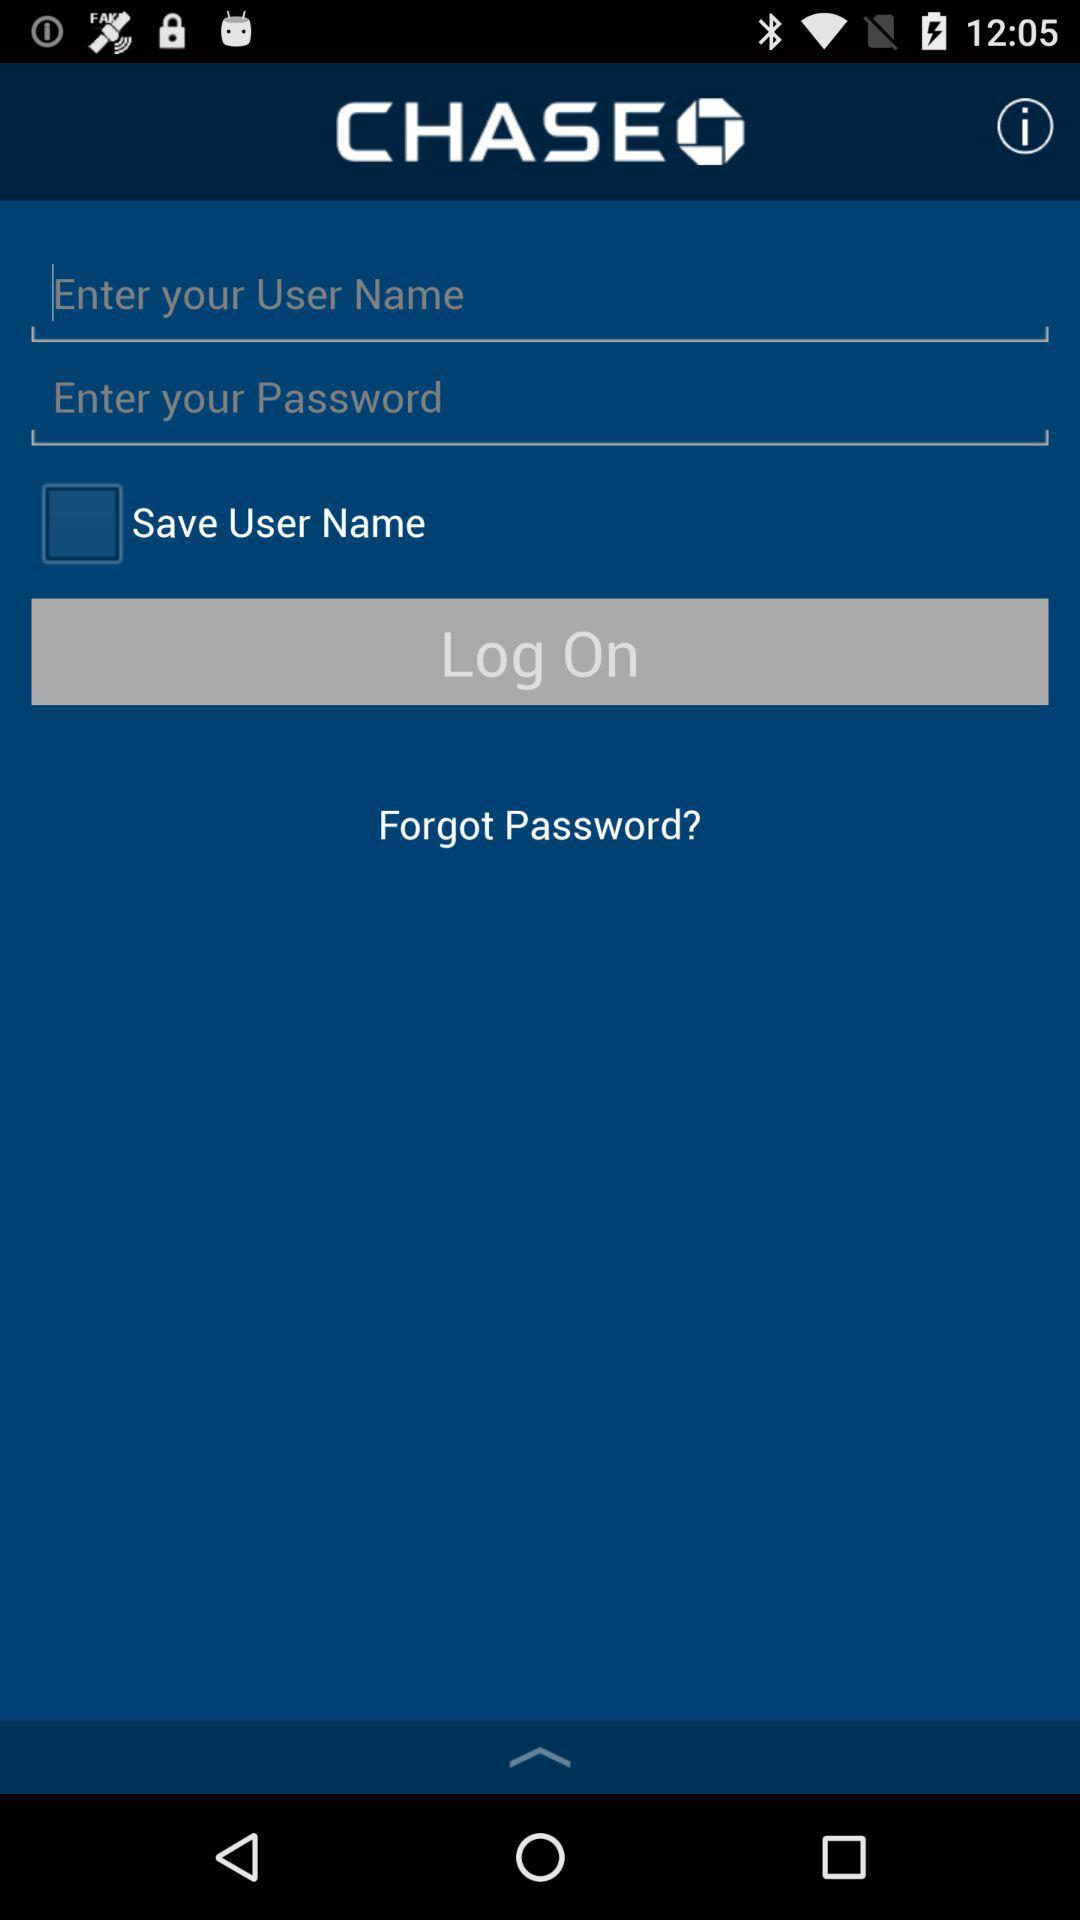  Describe the element at coordinates (80, 522) in the screenshot. I see `user name` at that location.